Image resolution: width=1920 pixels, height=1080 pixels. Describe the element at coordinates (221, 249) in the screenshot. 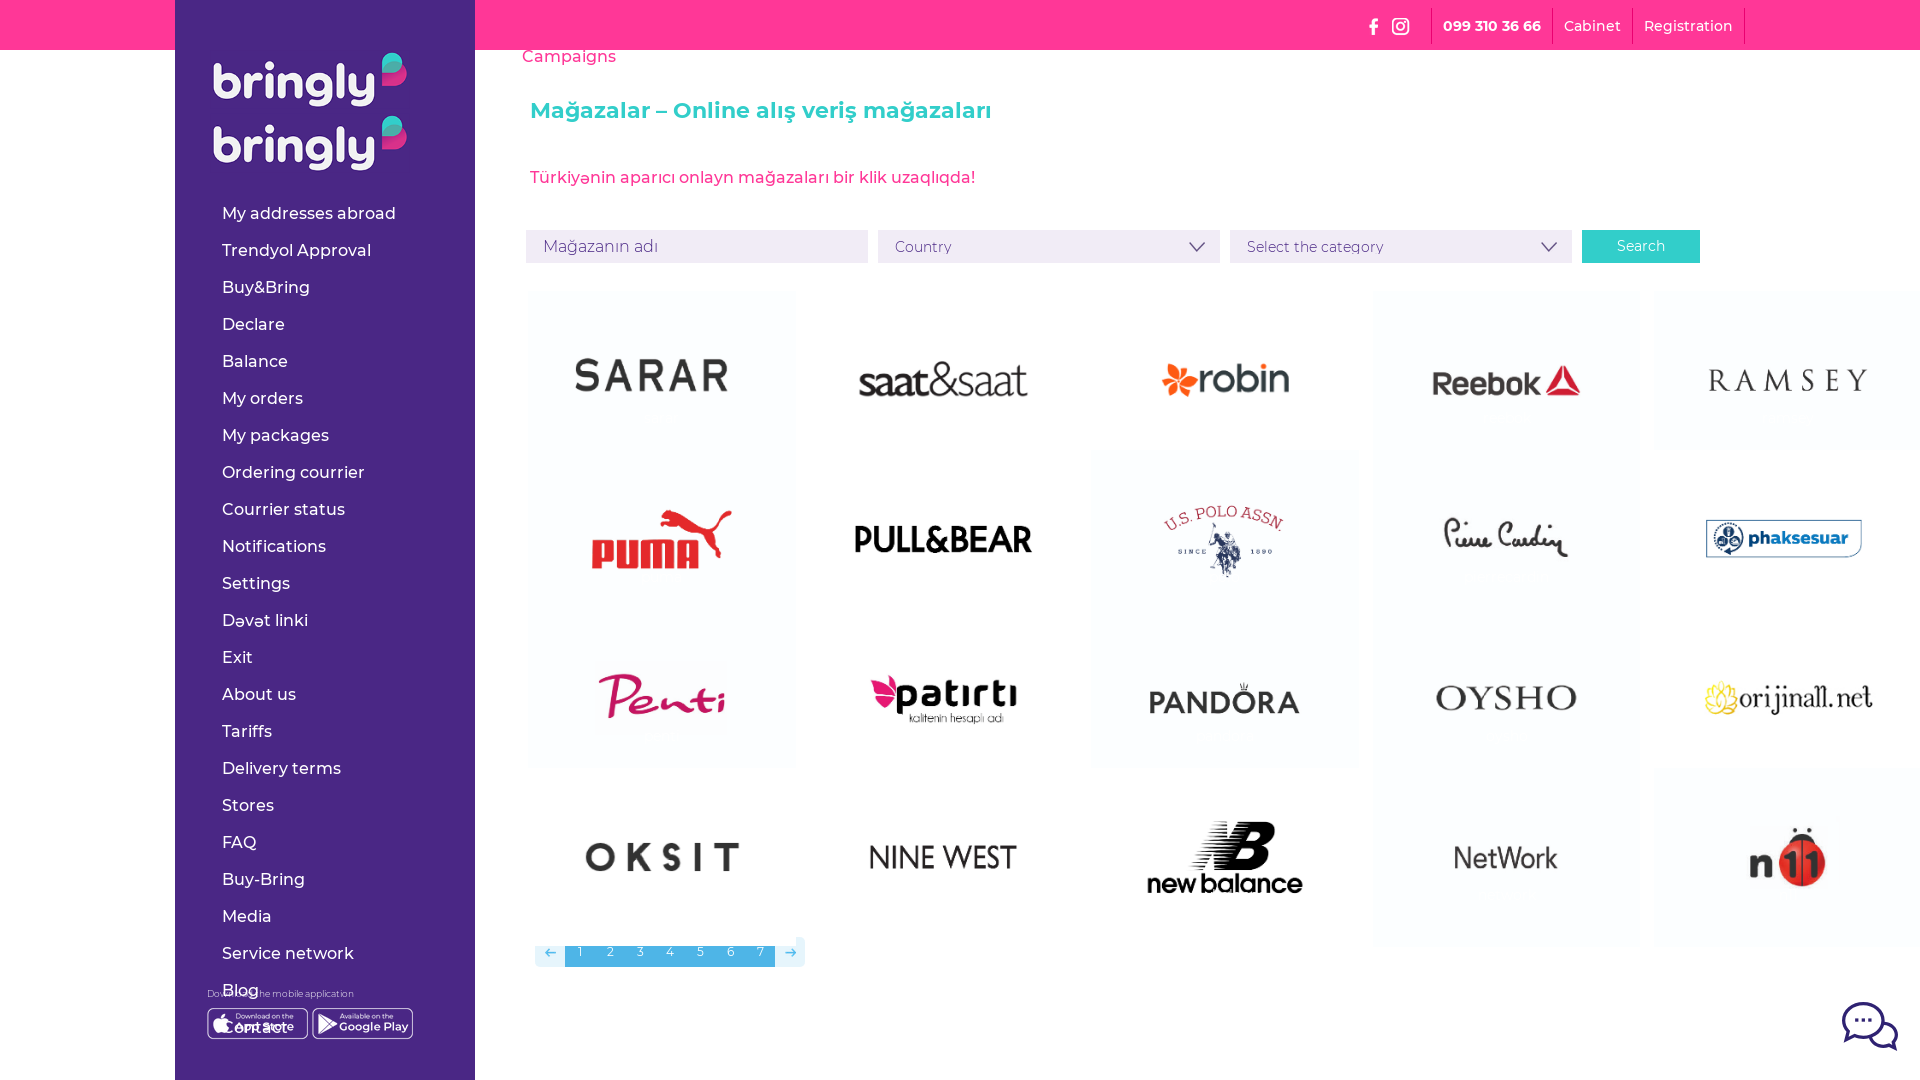

I see `'Trendyol Approval'` at that location.